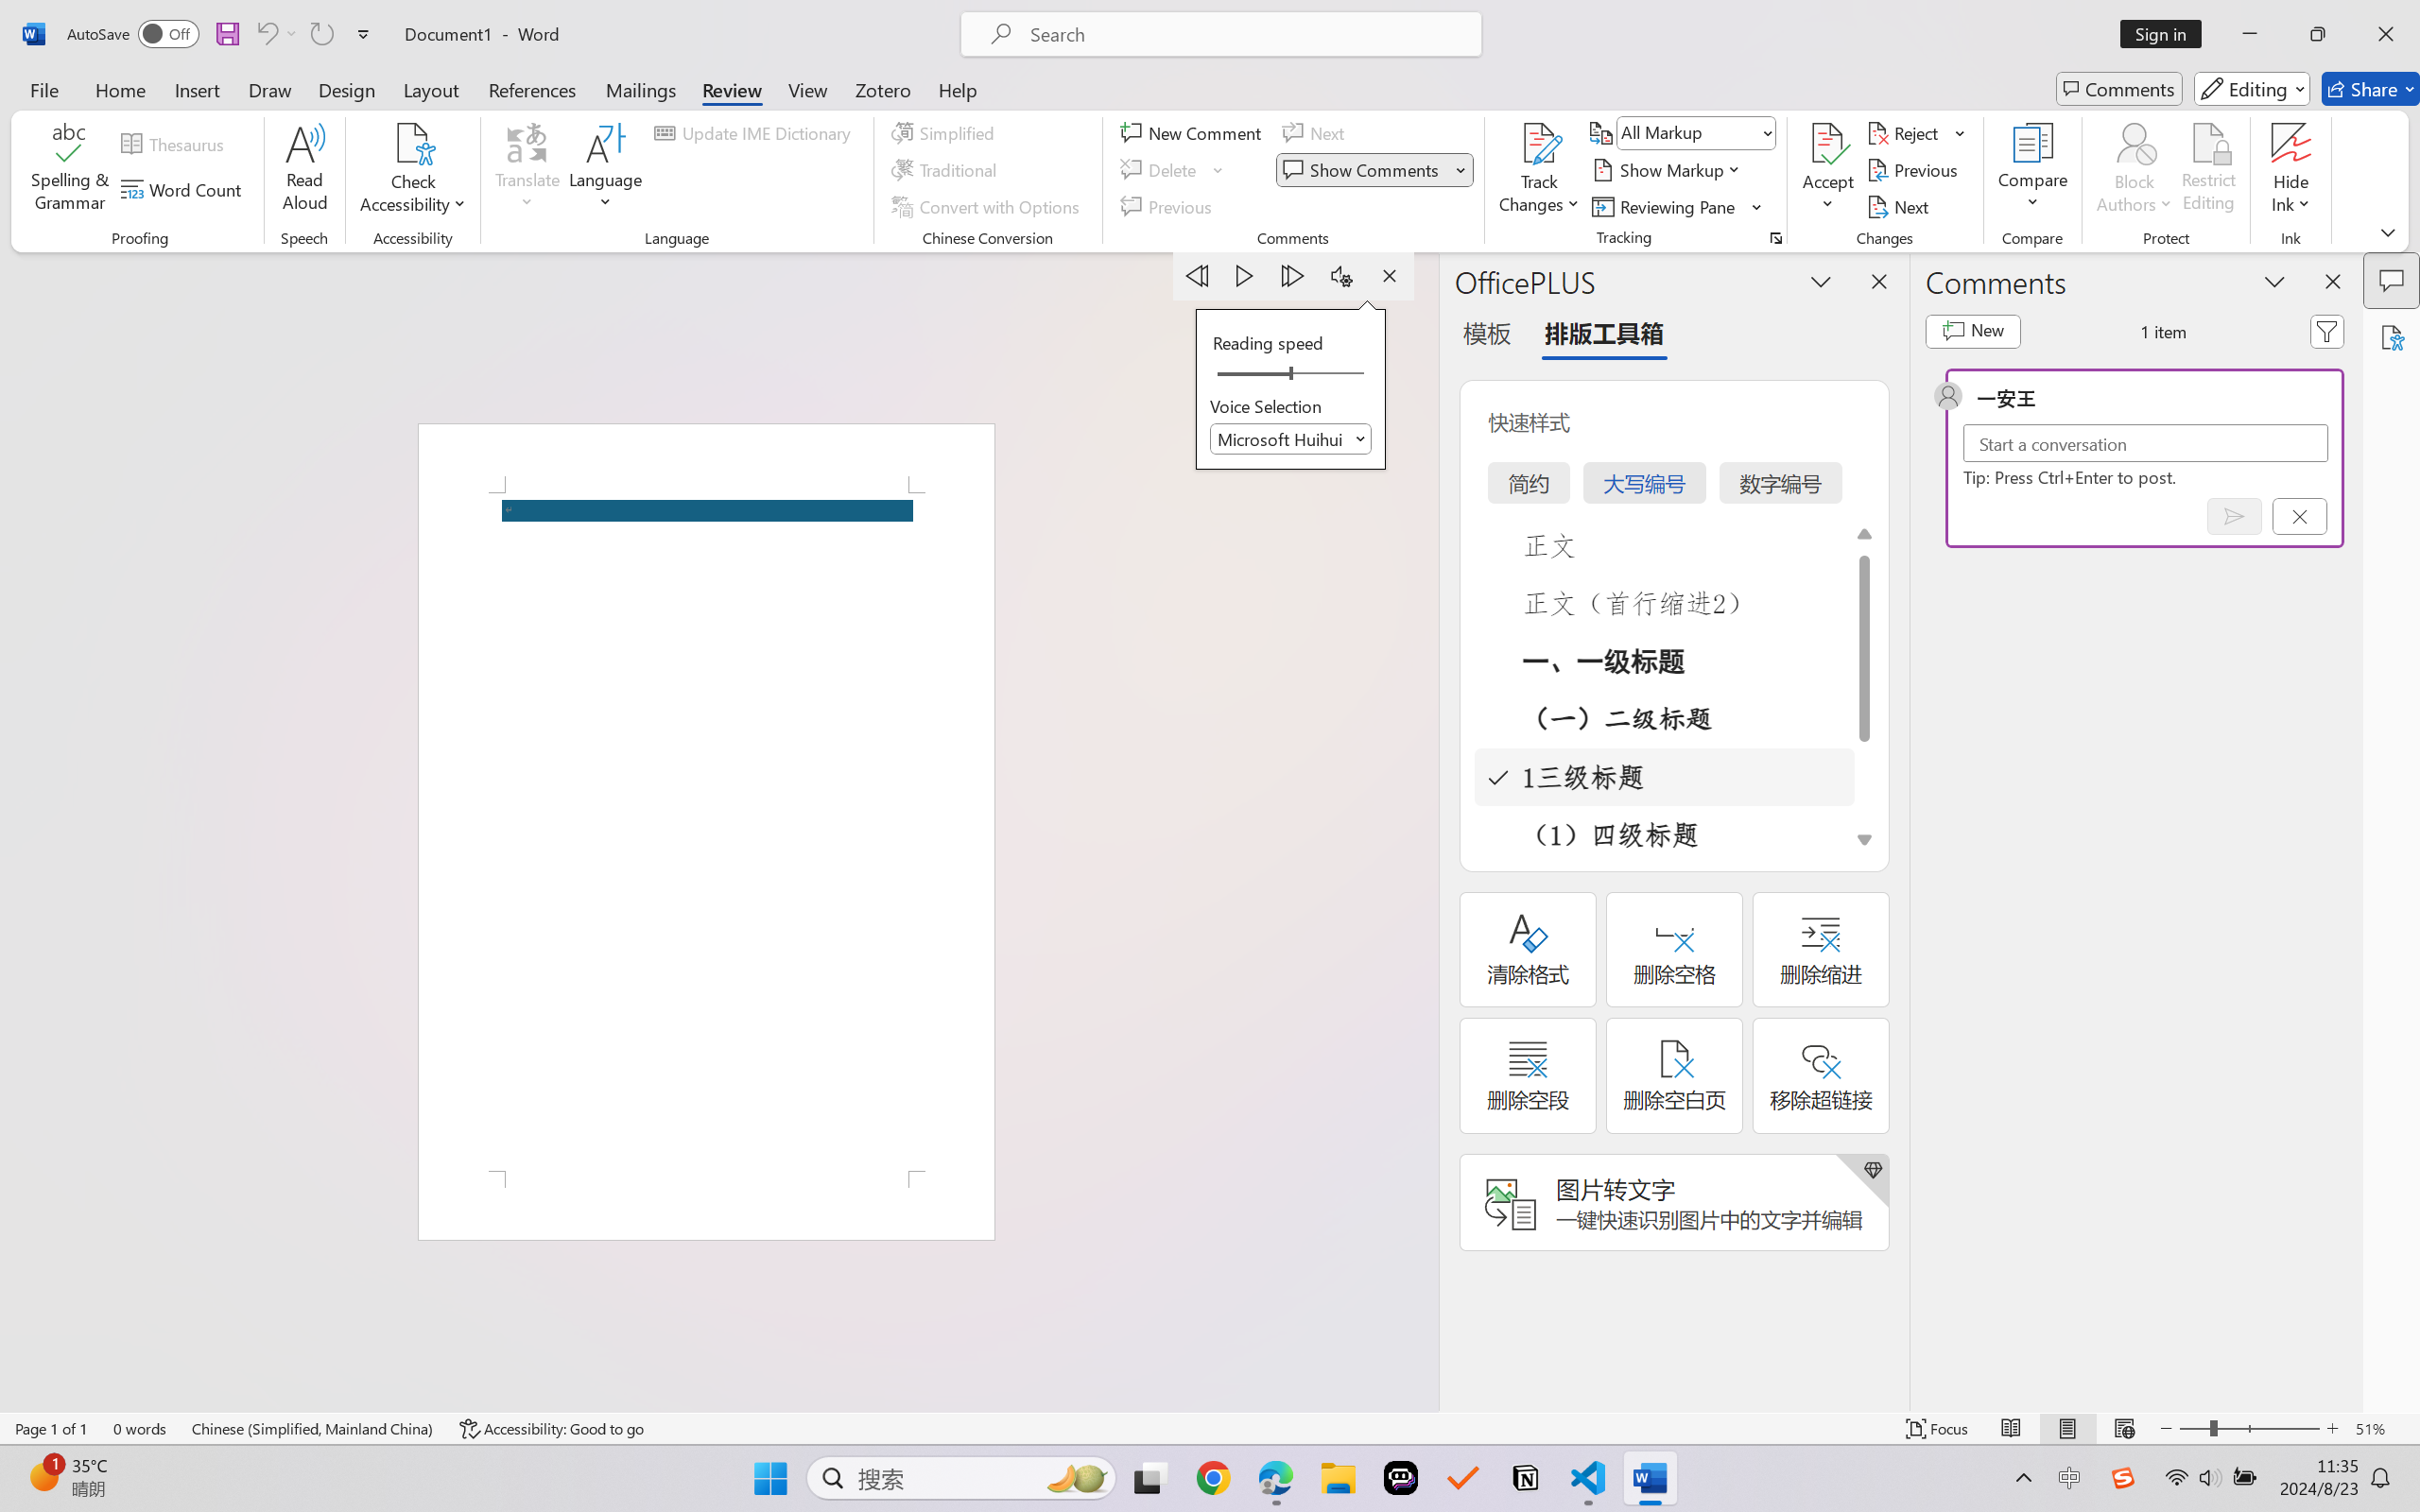  What do you see at coordinates (2145, 442) in the screenshot?
I see `'Start a conversation'` at bounding box center [2145, 442].